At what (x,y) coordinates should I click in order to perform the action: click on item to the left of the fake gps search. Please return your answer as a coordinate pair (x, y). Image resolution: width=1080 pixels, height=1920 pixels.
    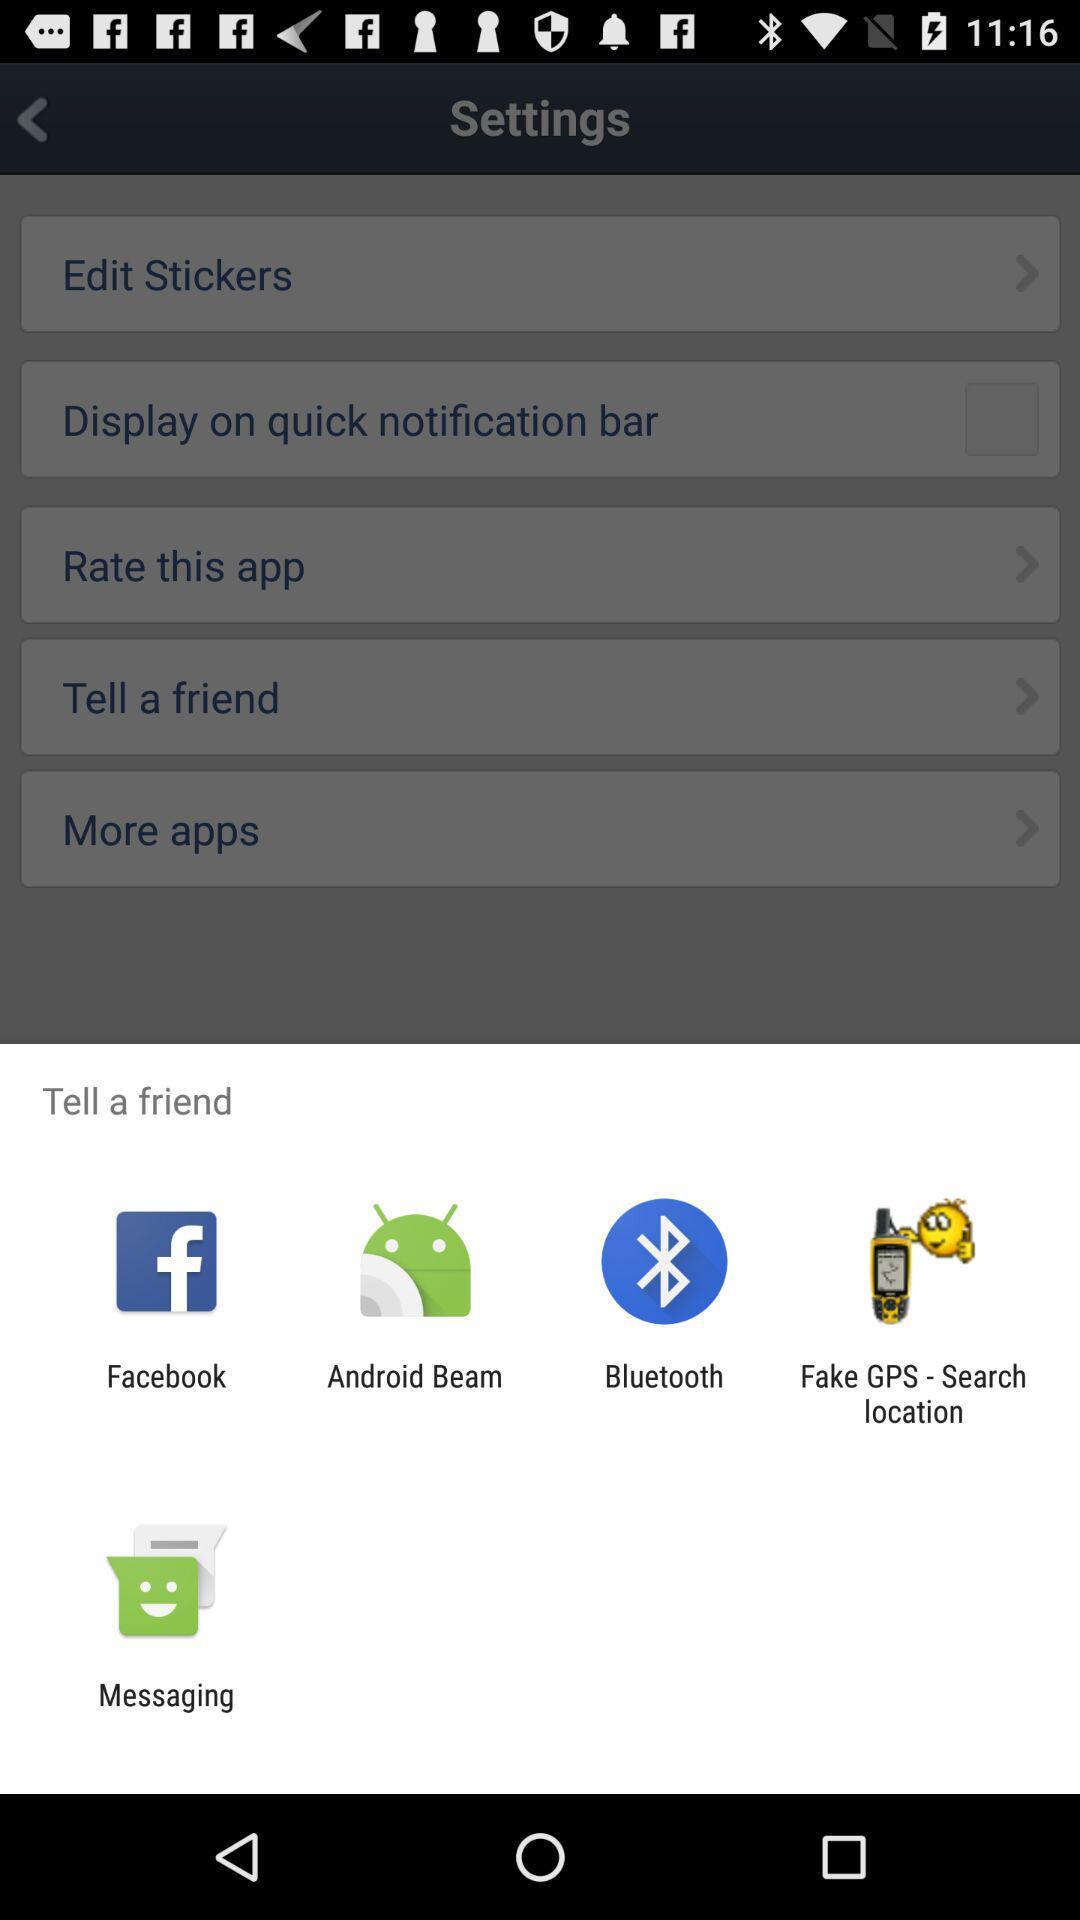
    Looking at the image, I should click on (664, 1392).